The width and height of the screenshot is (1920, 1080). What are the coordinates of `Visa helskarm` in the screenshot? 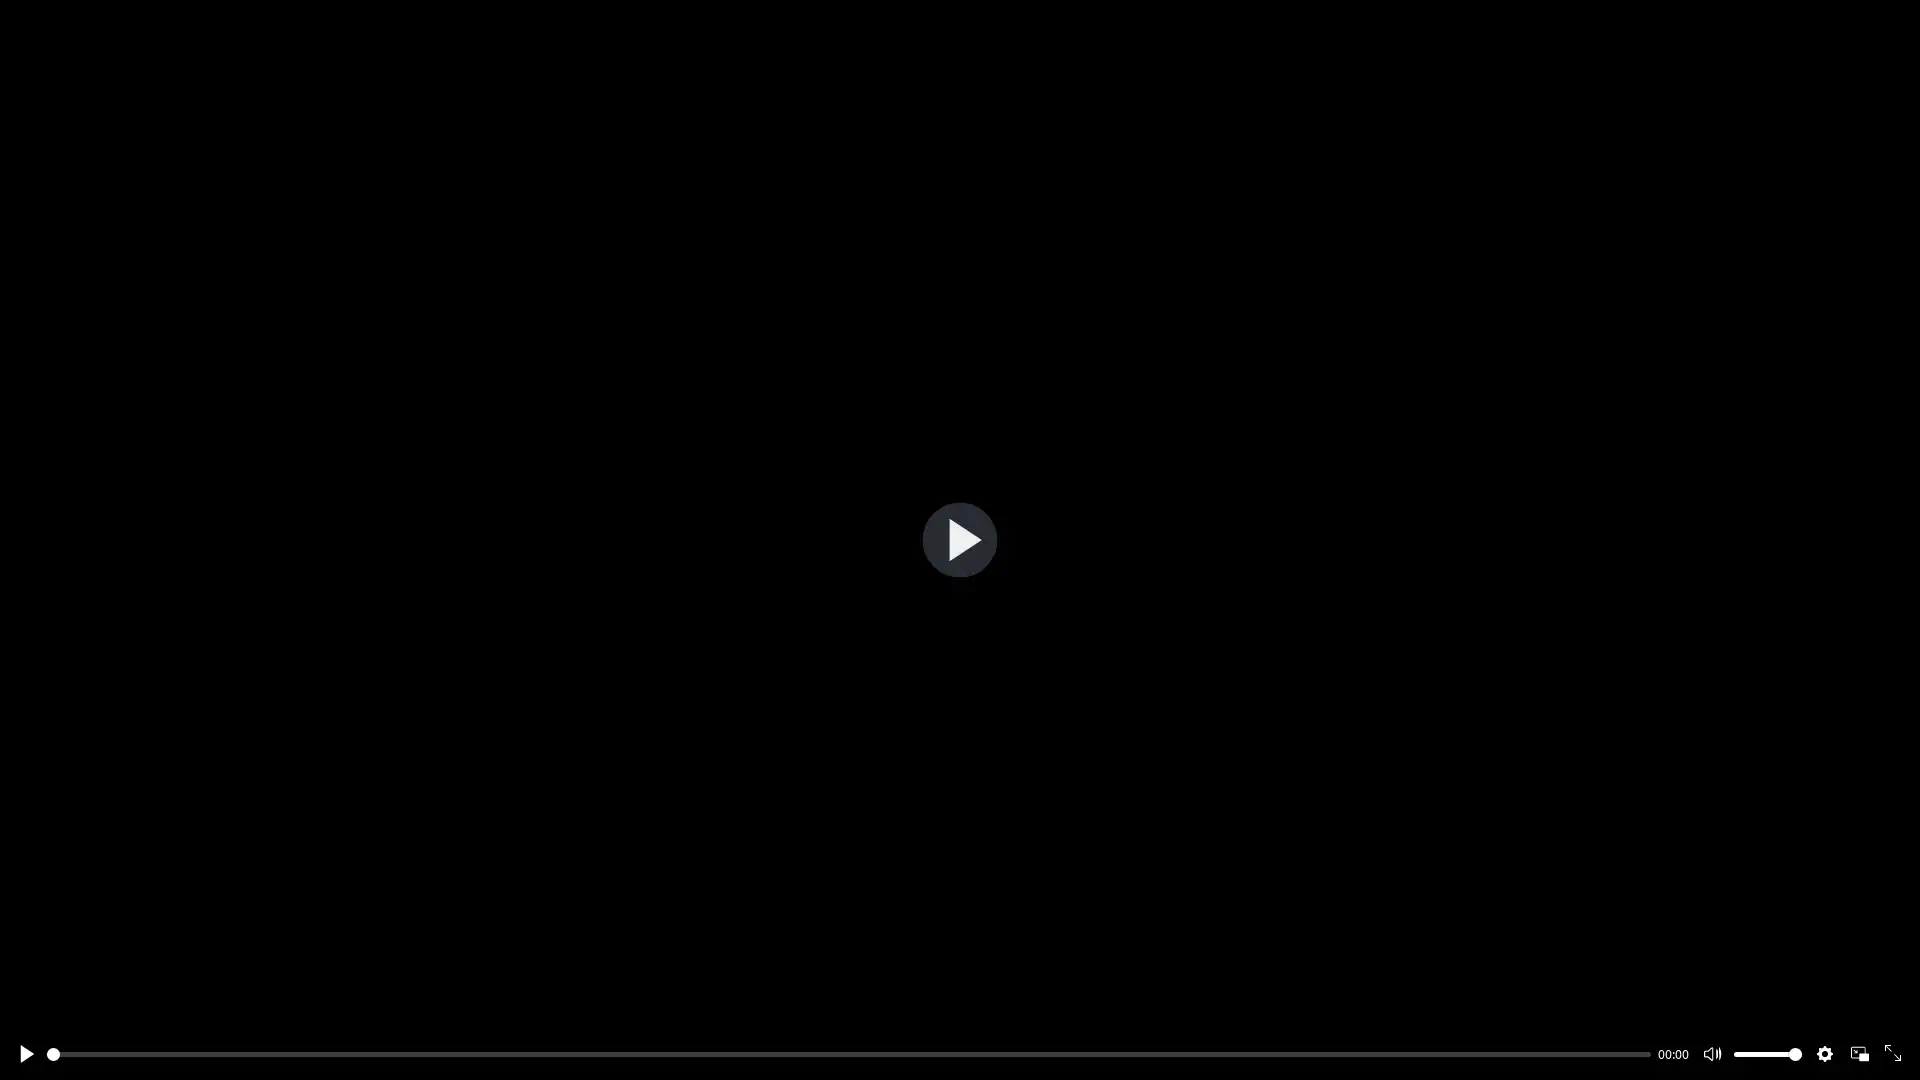 It's located at (1893, 1052).